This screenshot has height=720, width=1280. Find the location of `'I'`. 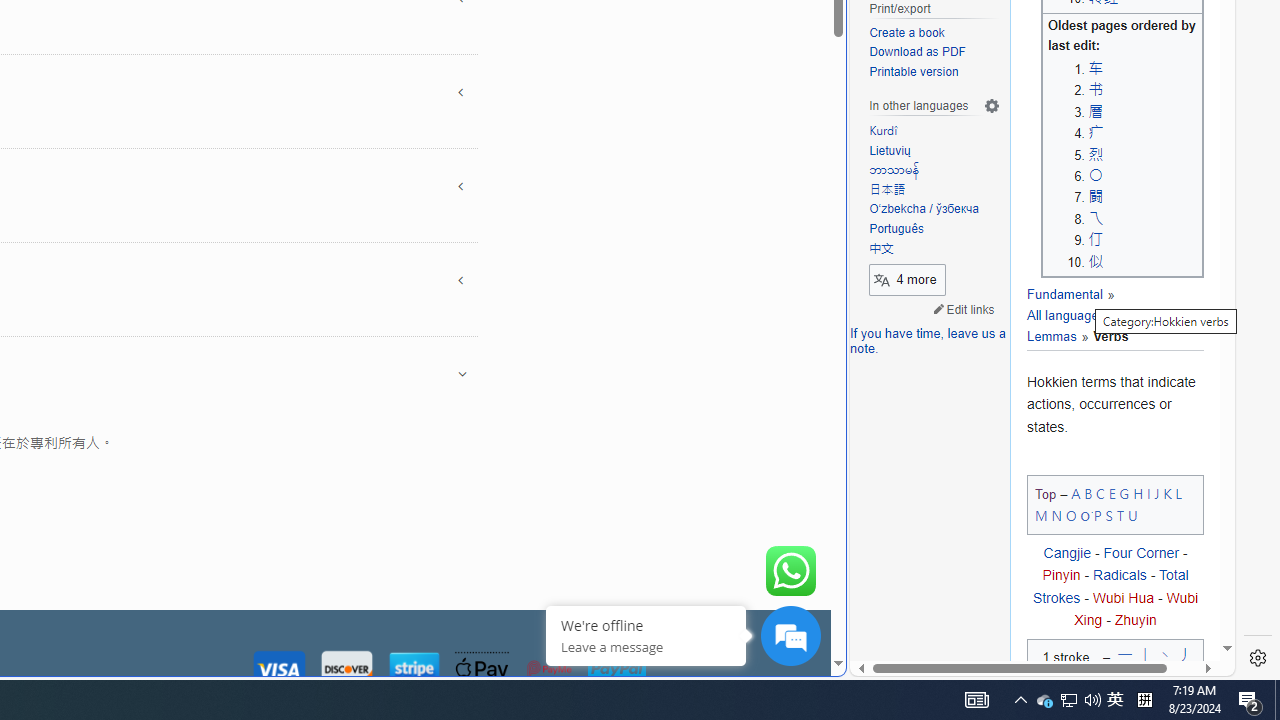

'I' is located at coordinates (1148, 492).